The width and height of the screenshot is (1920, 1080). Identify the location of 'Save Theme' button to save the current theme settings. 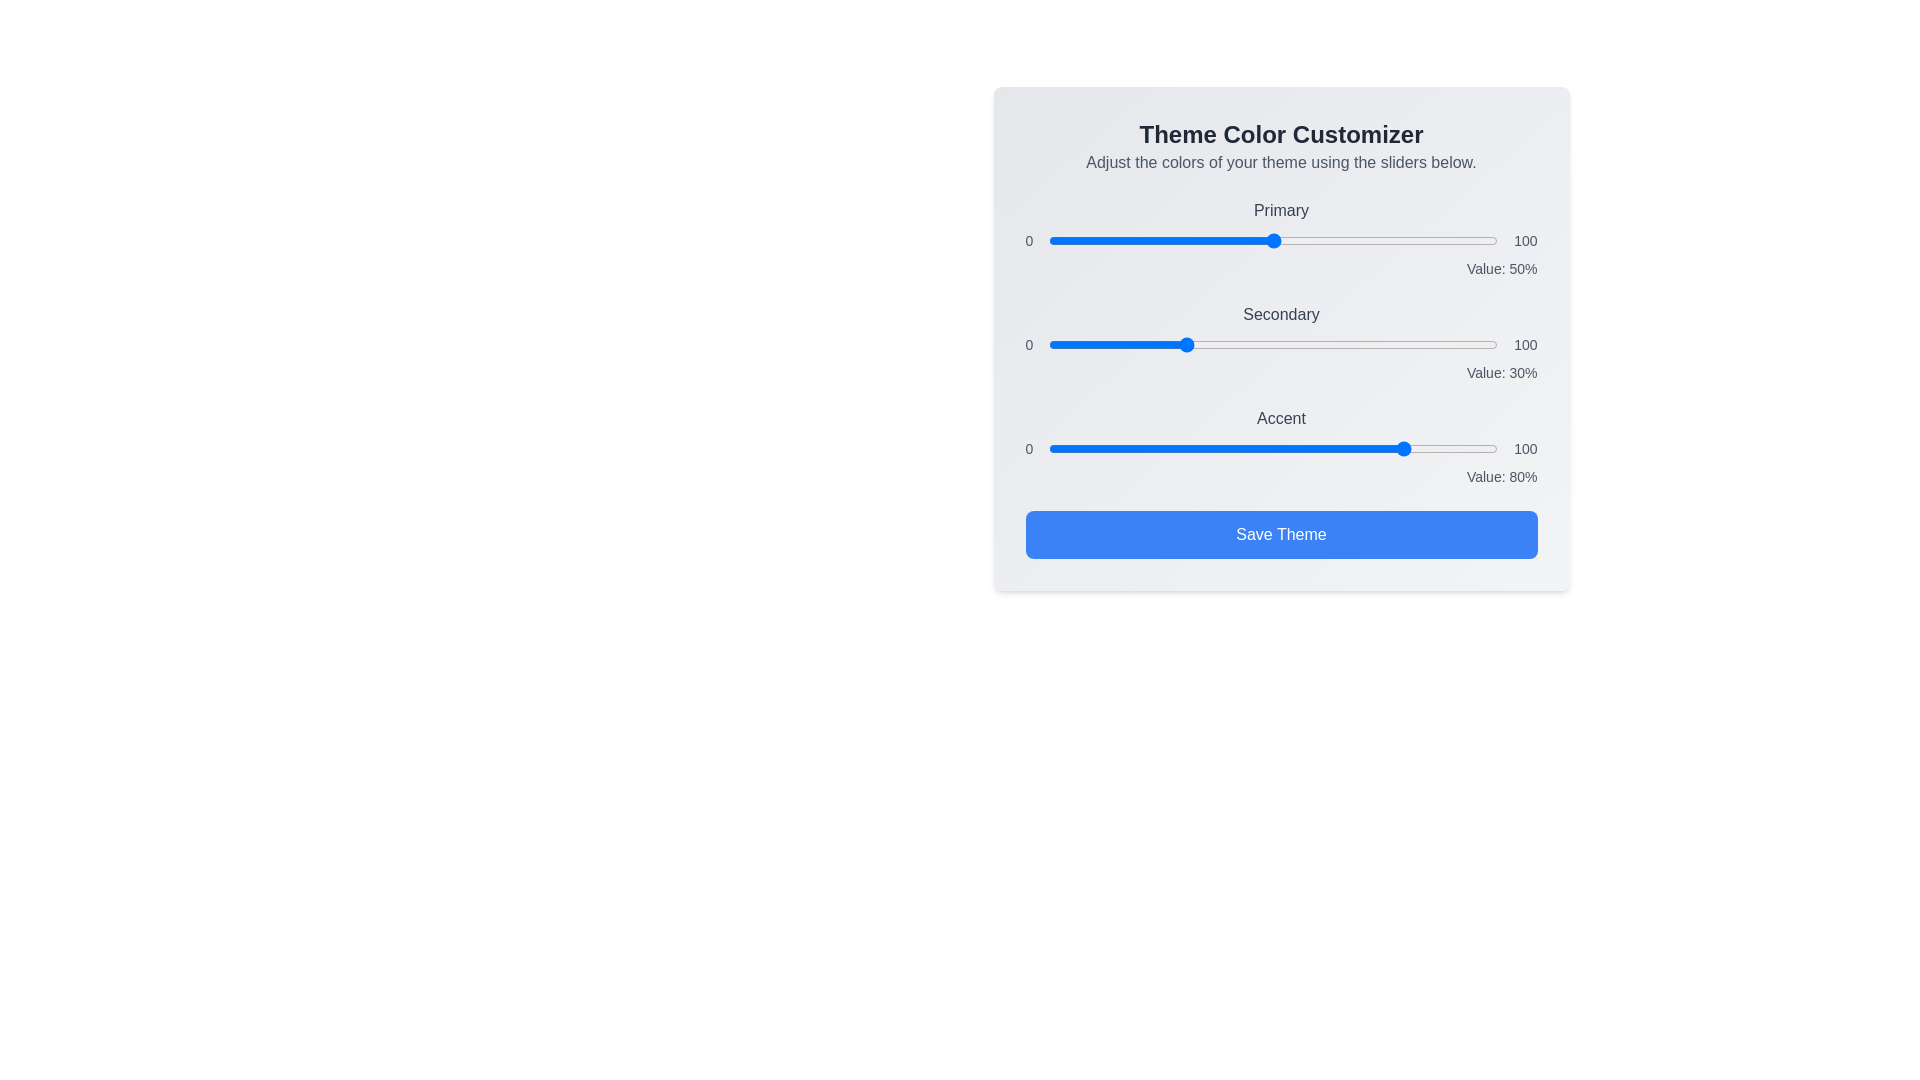
(1281, 534).